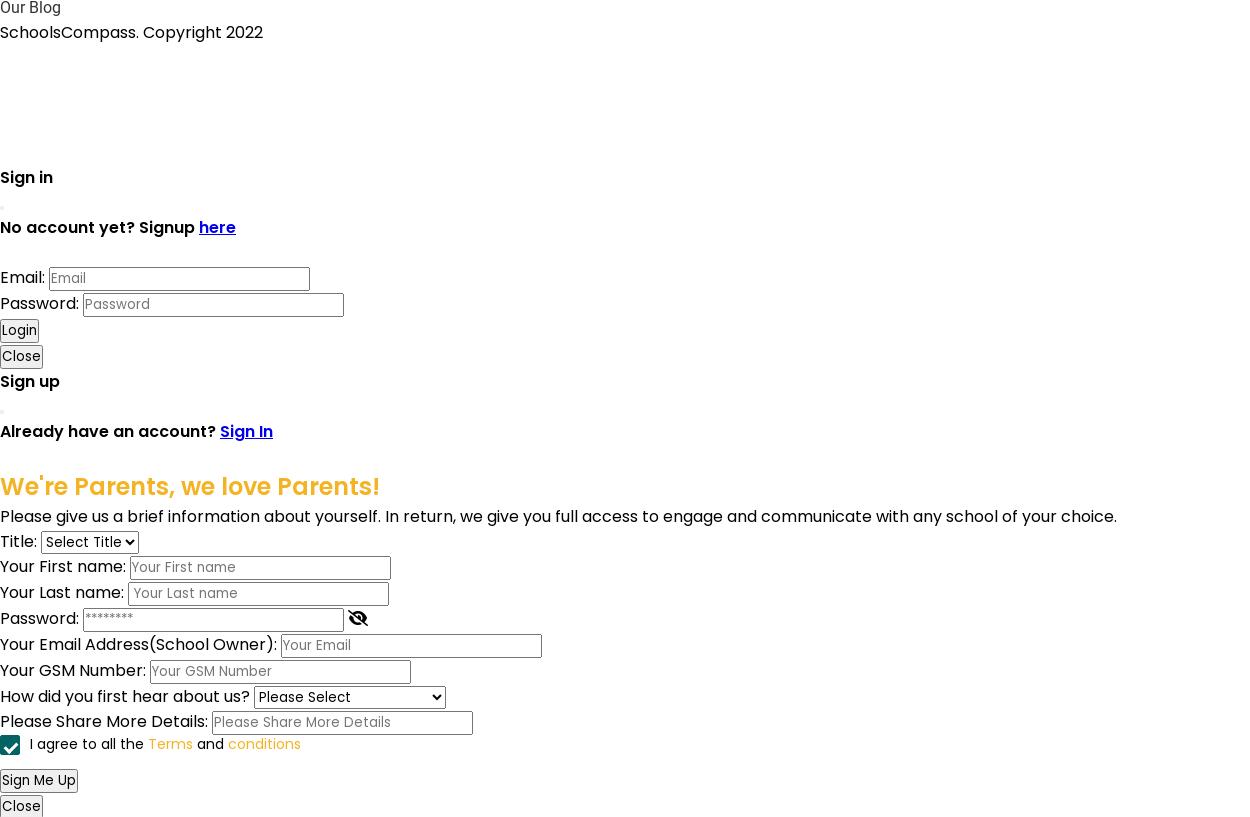  I want to click on 'conditions', so click(227, 743).